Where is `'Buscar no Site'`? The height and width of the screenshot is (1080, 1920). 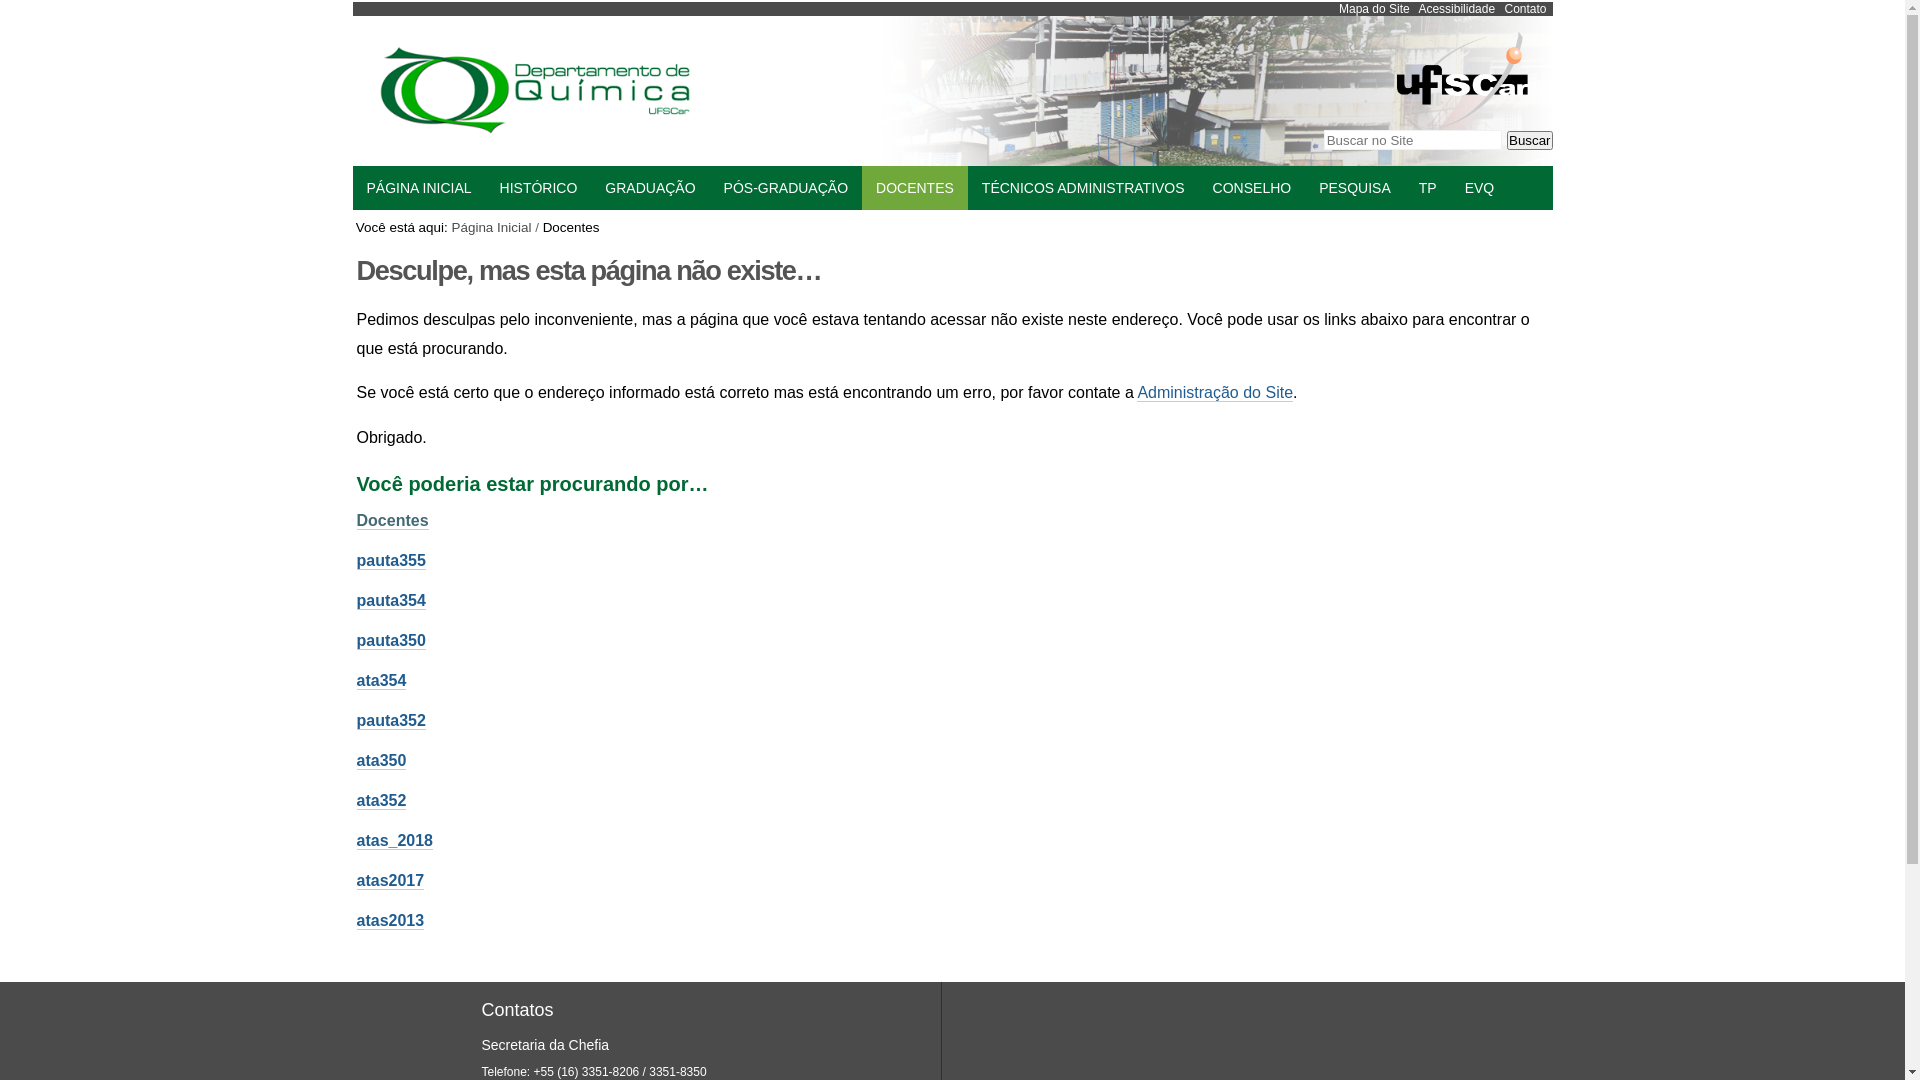
'Buscar no Site' is located at coordinates (1411, 138).